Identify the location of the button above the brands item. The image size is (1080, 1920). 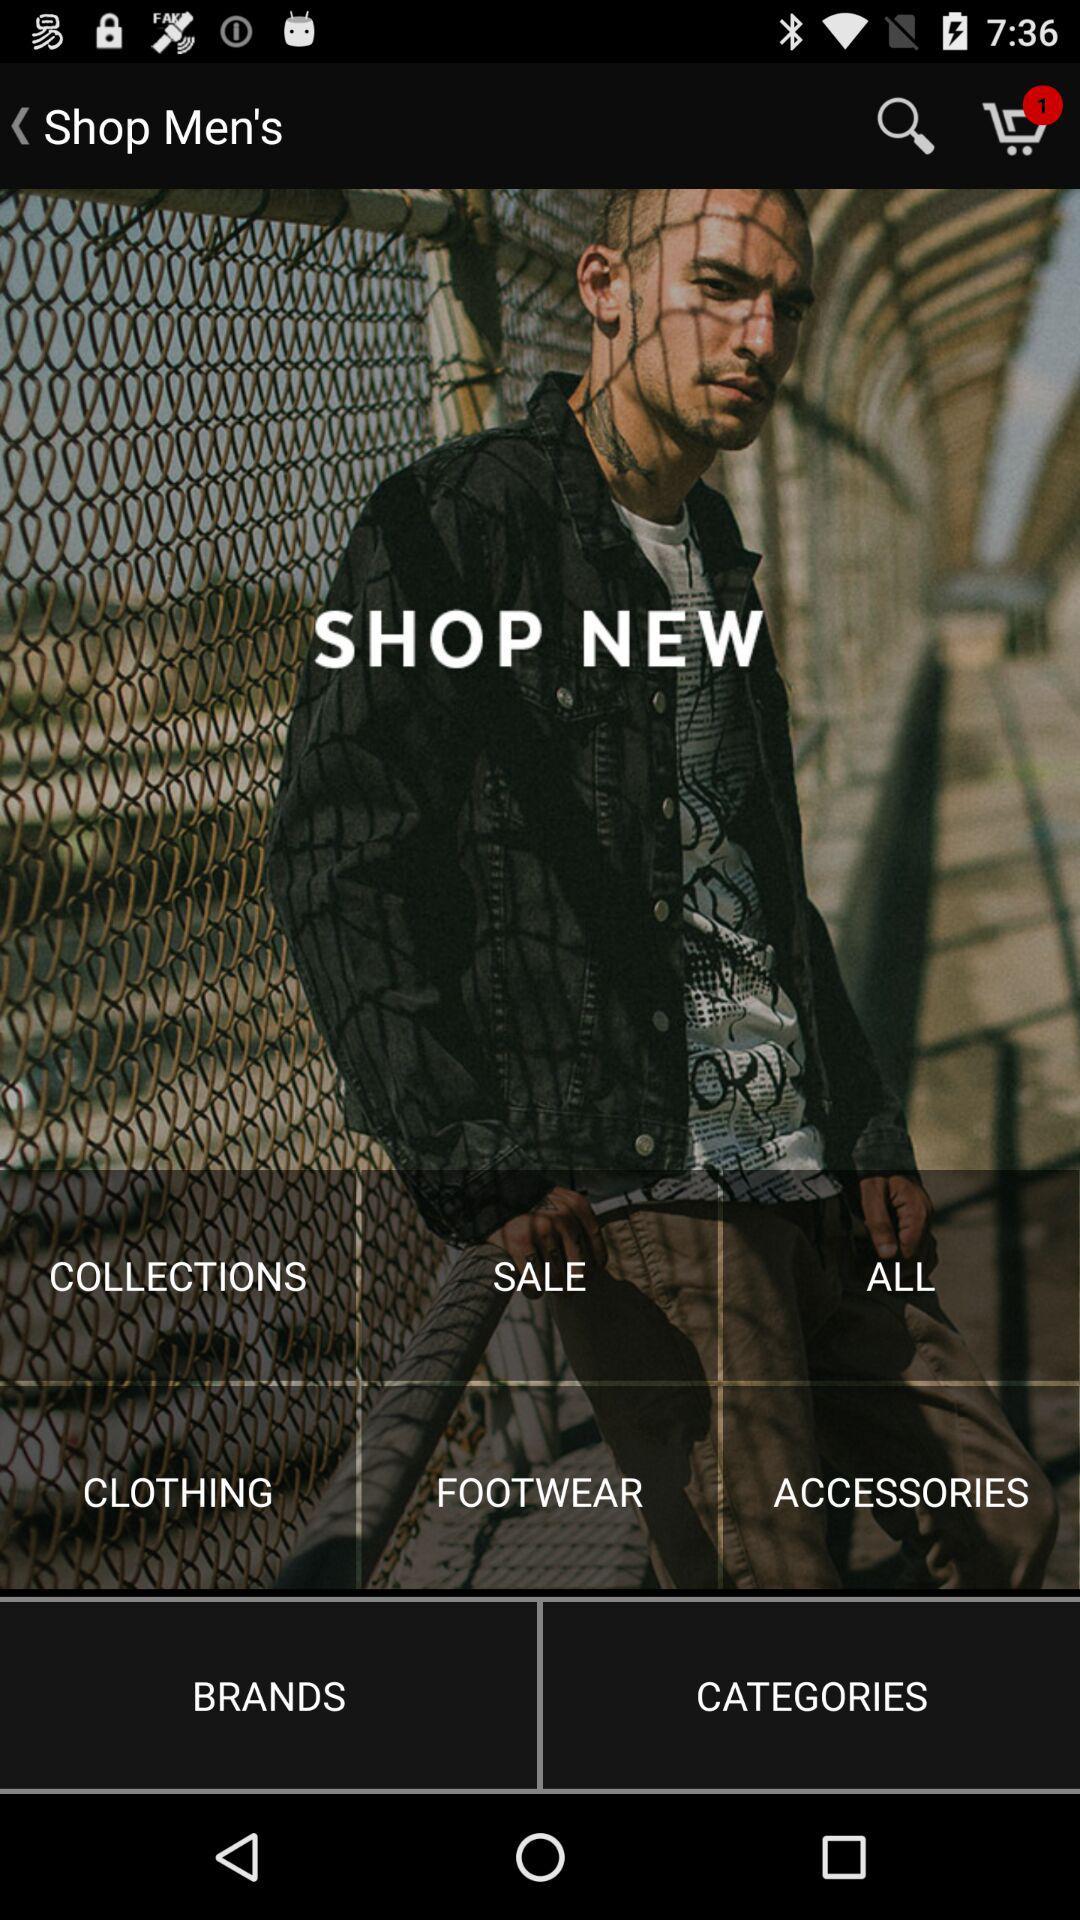
(540, 888).